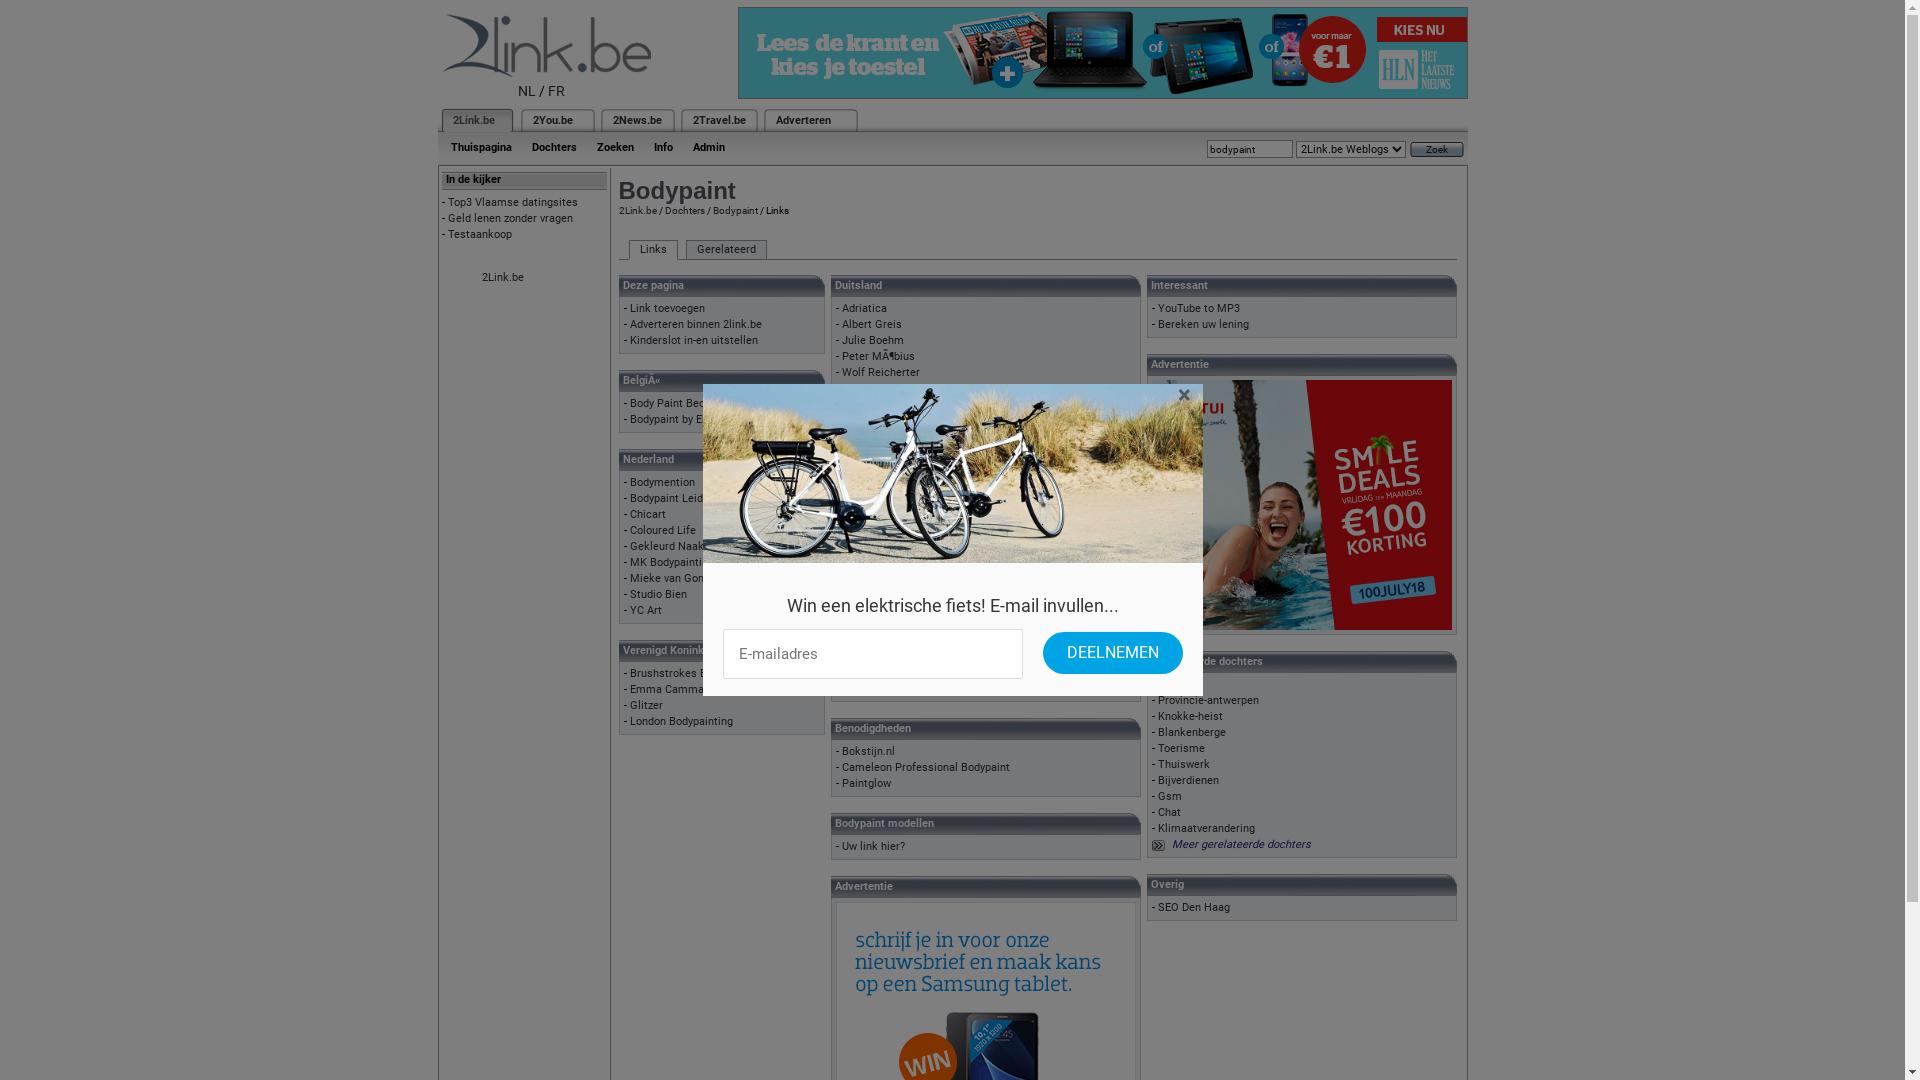 The height and width of the screenshot is (1080, 1920). I want to click on 'Thuiswerk', so click(1184, 764).